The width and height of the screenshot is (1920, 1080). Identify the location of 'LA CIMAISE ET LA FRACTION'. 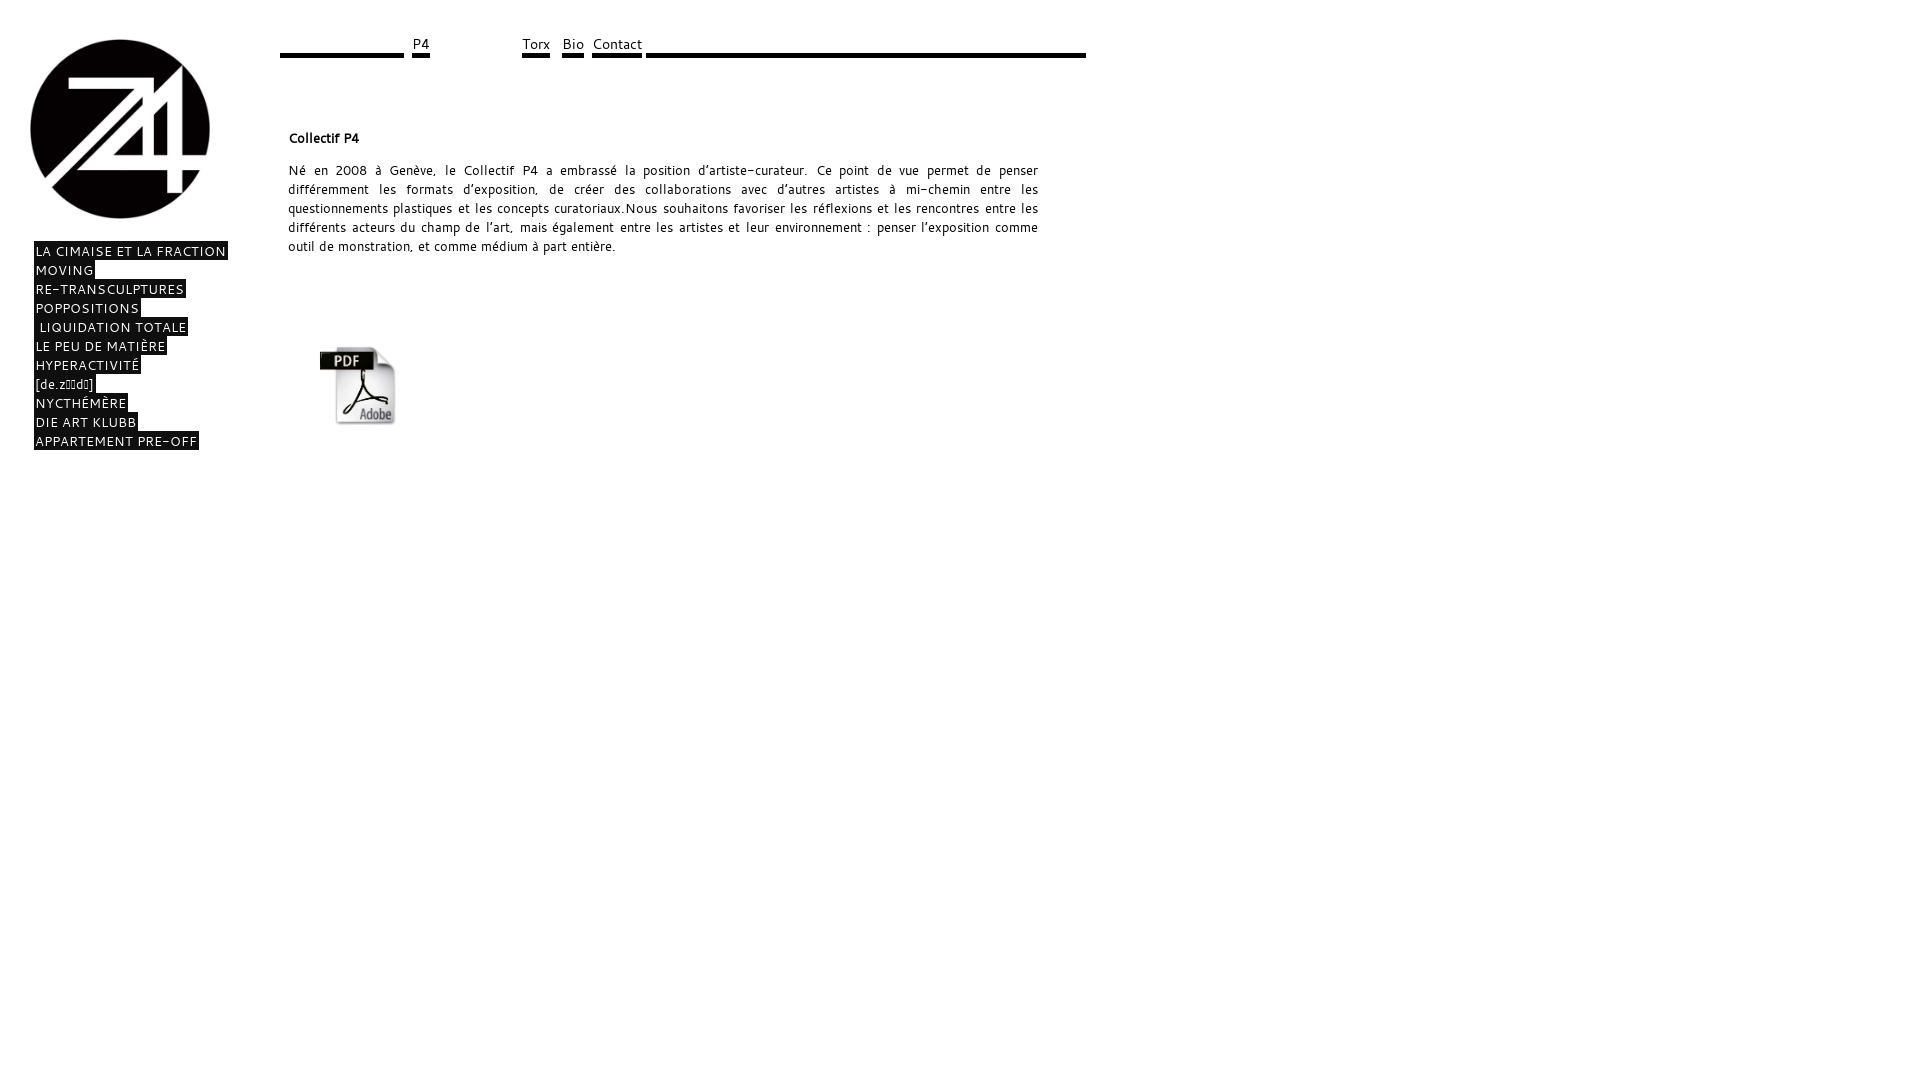
(33, 249).